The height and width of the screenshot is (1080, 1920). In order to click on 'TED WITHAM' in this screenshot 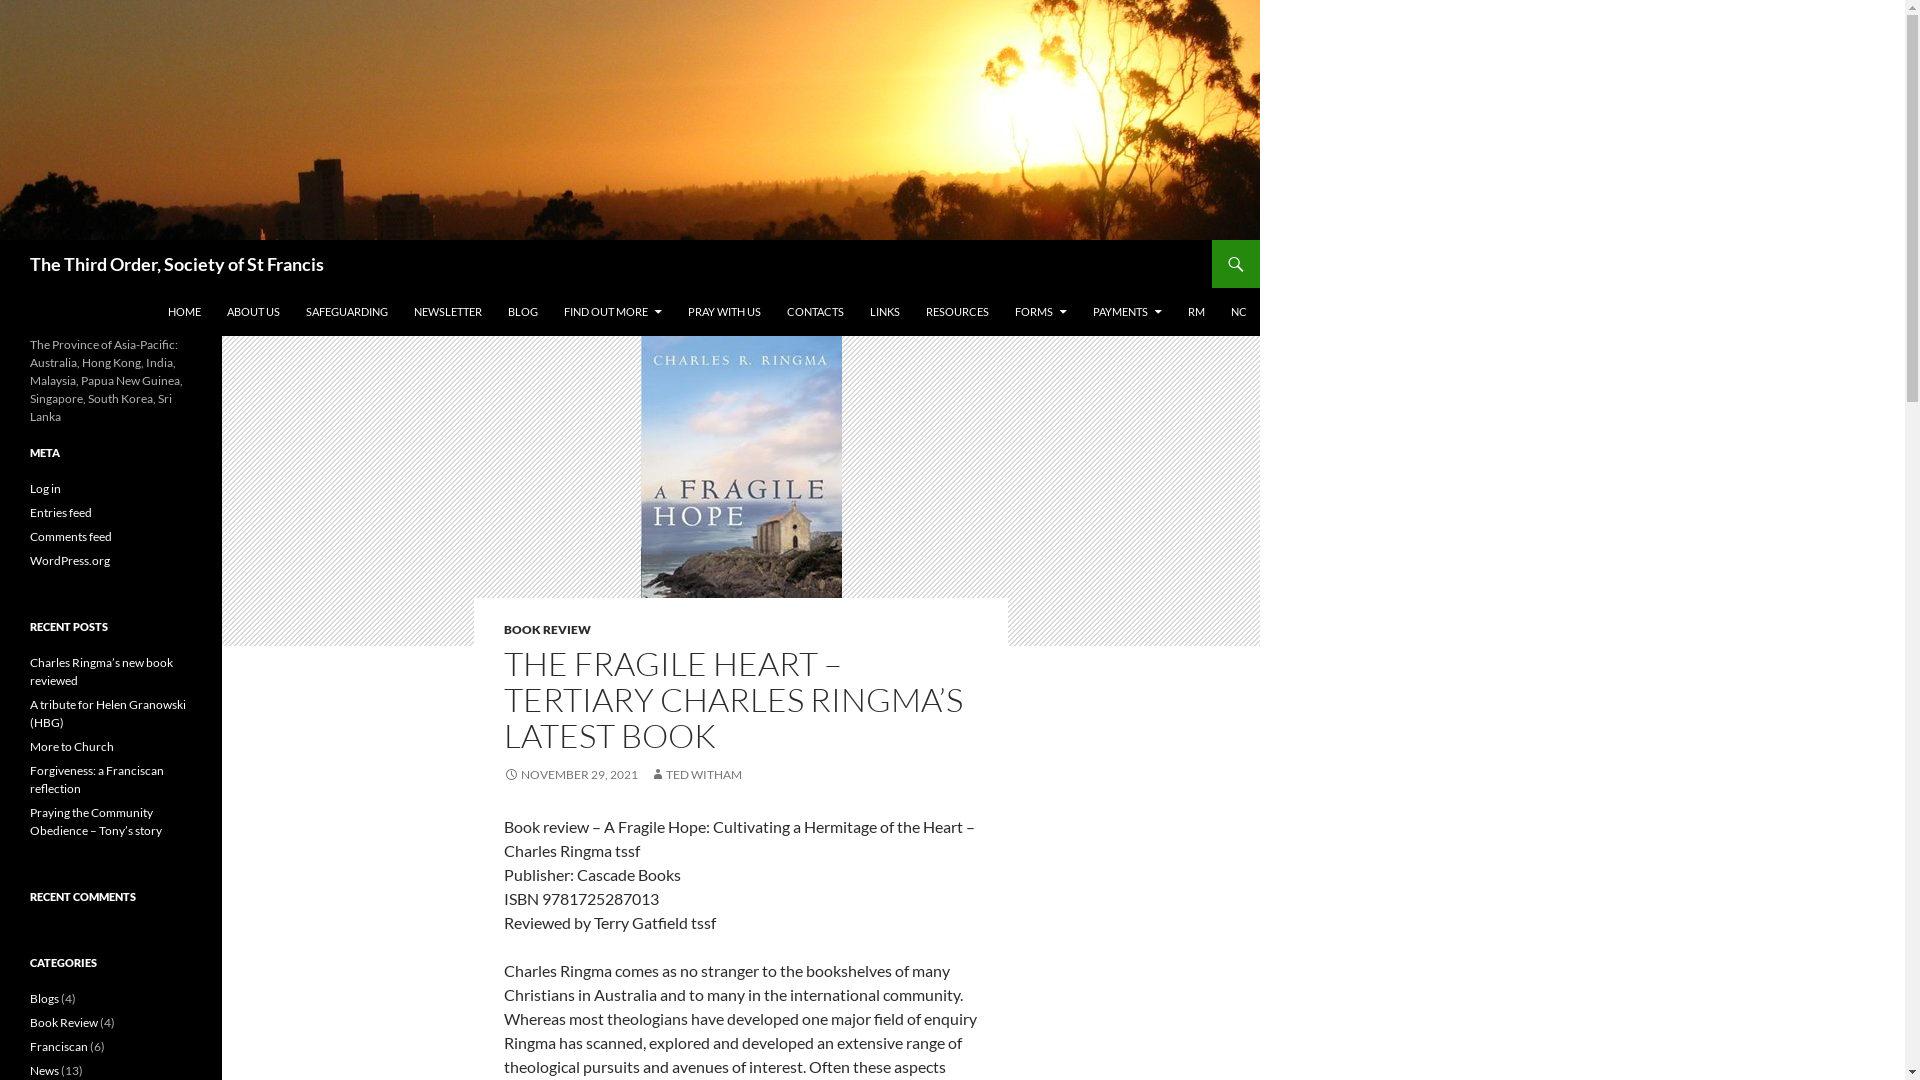, I will do `click(696, 773)`.